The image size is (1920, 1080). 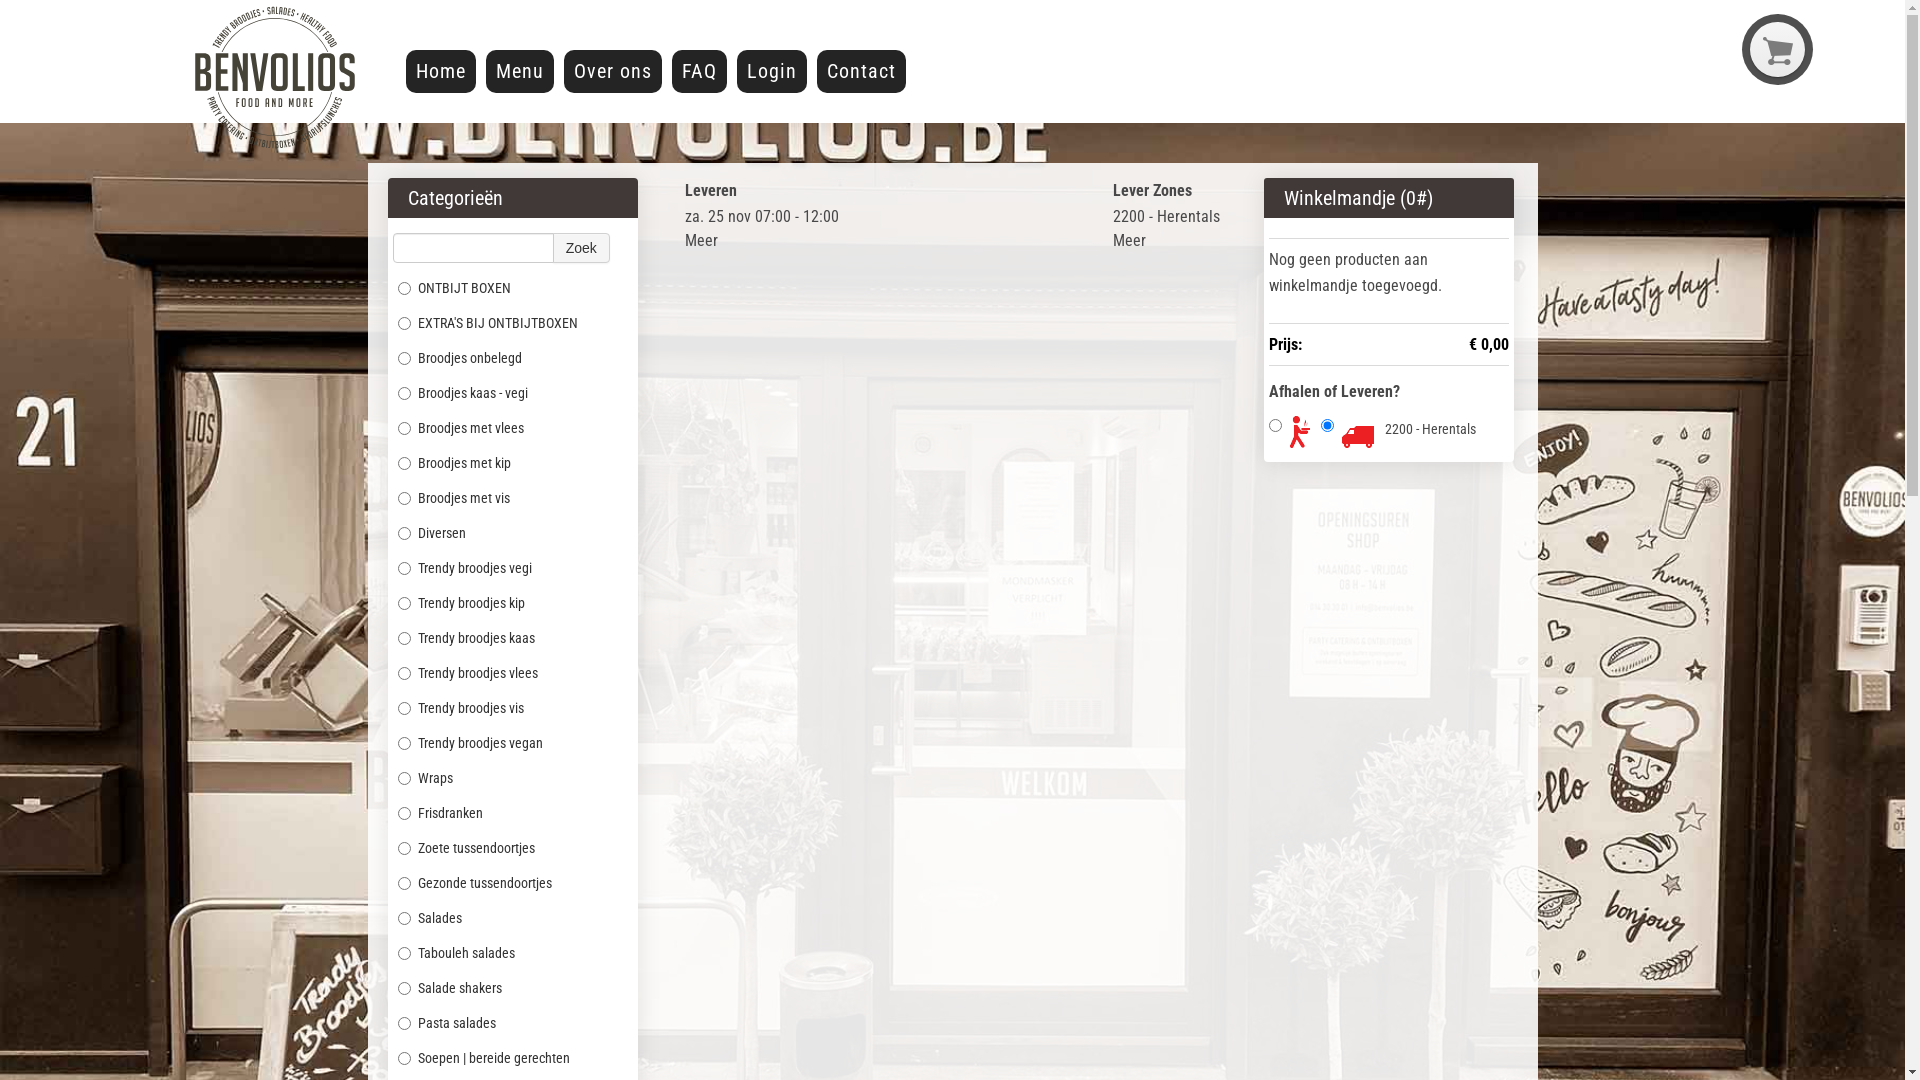 I want to click on 'FAQ', so click(x=699, y=70).